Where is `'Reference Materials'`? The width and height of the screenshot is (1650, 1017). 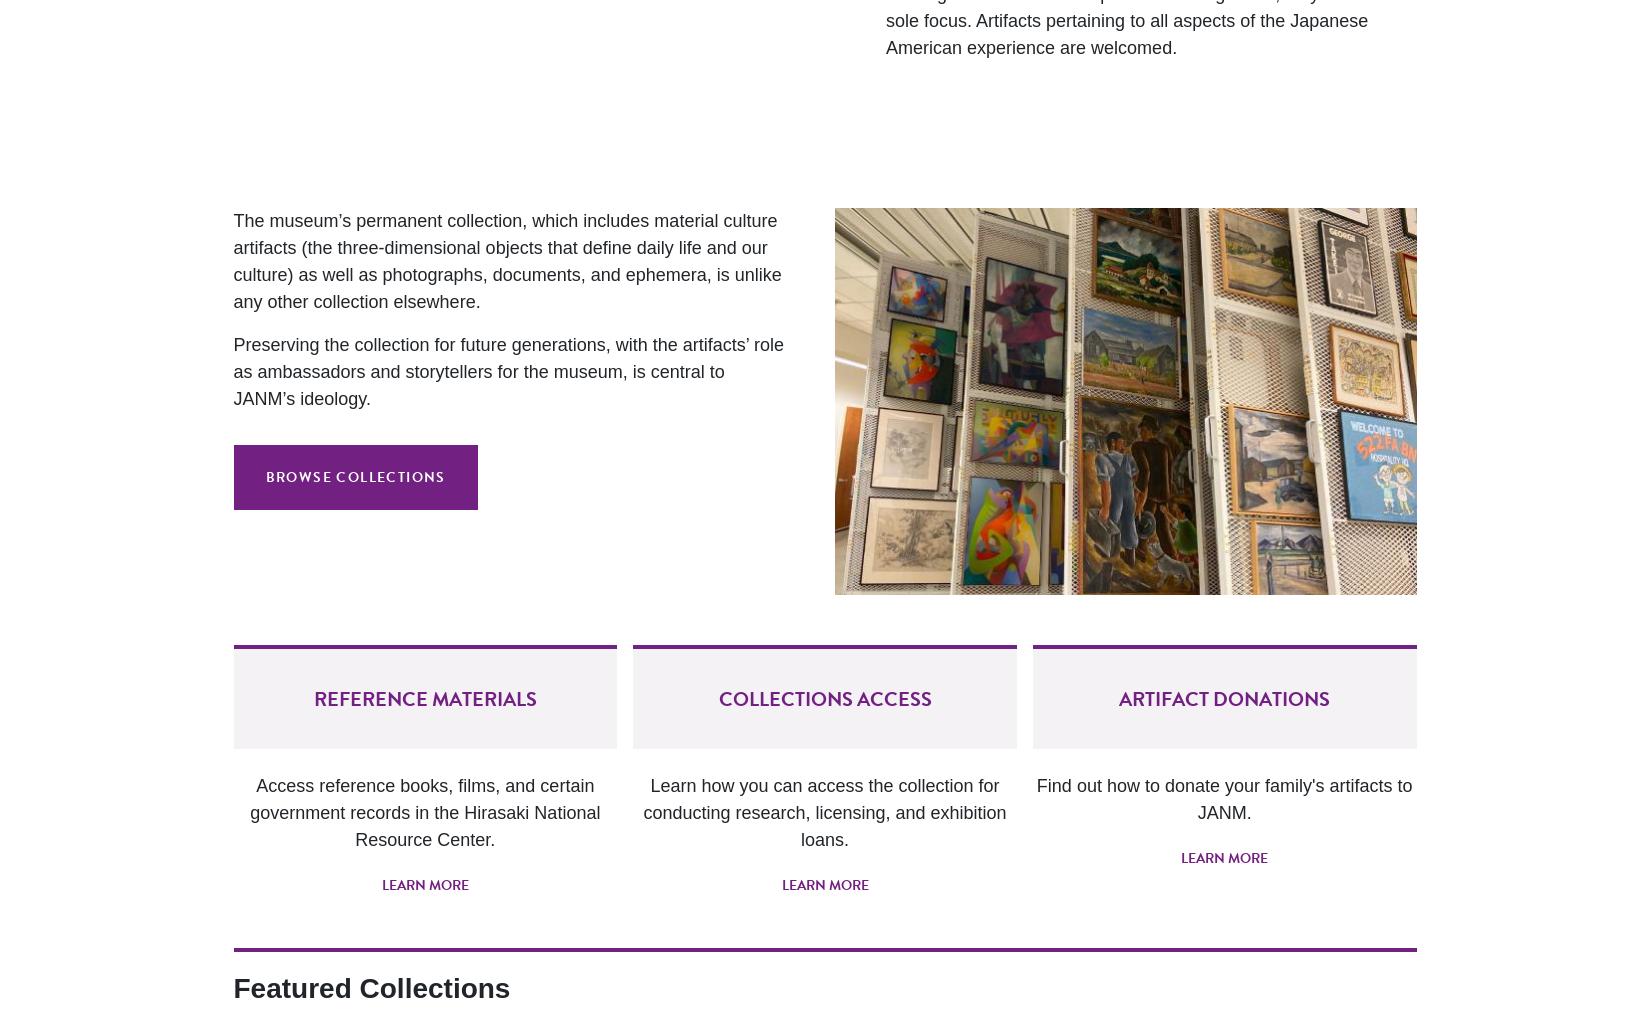 'Reference Materials' is located at coordinates (313, 697).